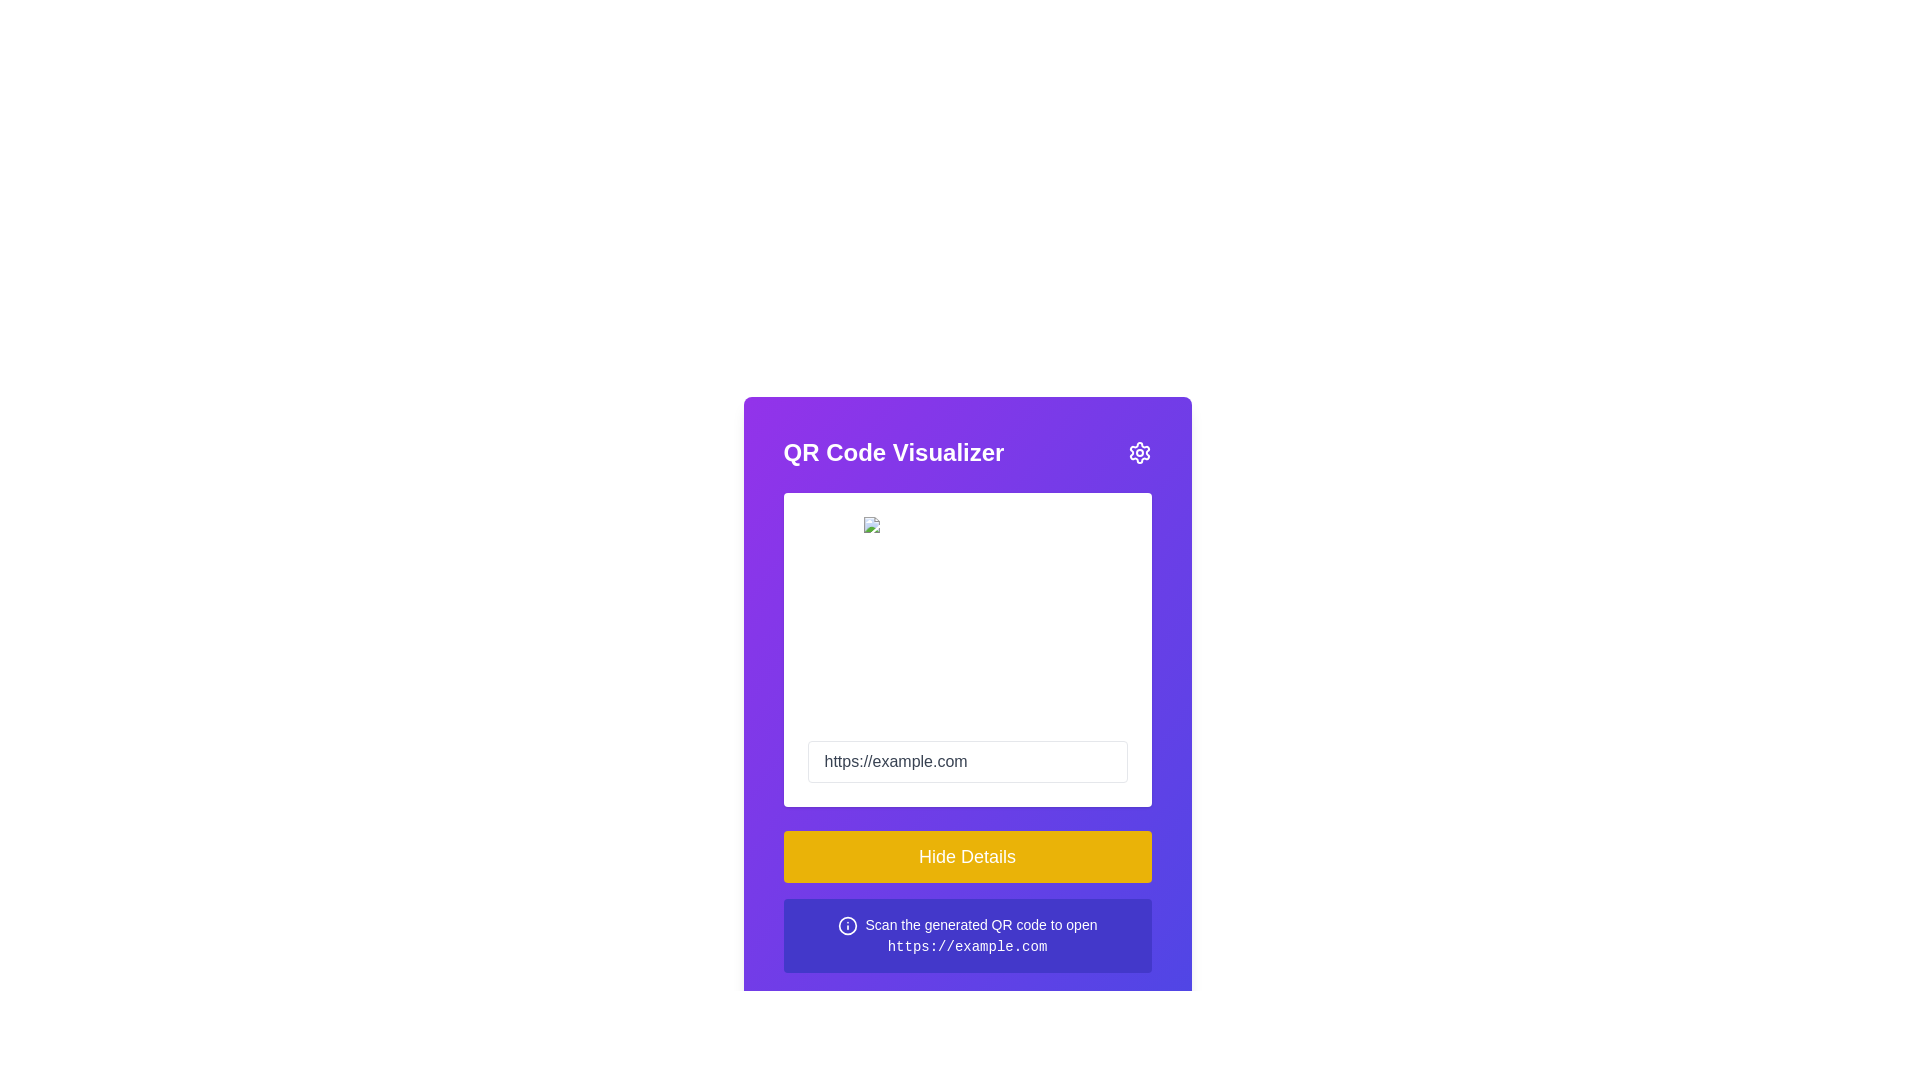  What do you see at coordinates (847, 926) in the screenshot?
I see `the primary circular SVG graphic element located in the upper right corner of the QR Code Visualizer interface` at bounding box center [847, 926].